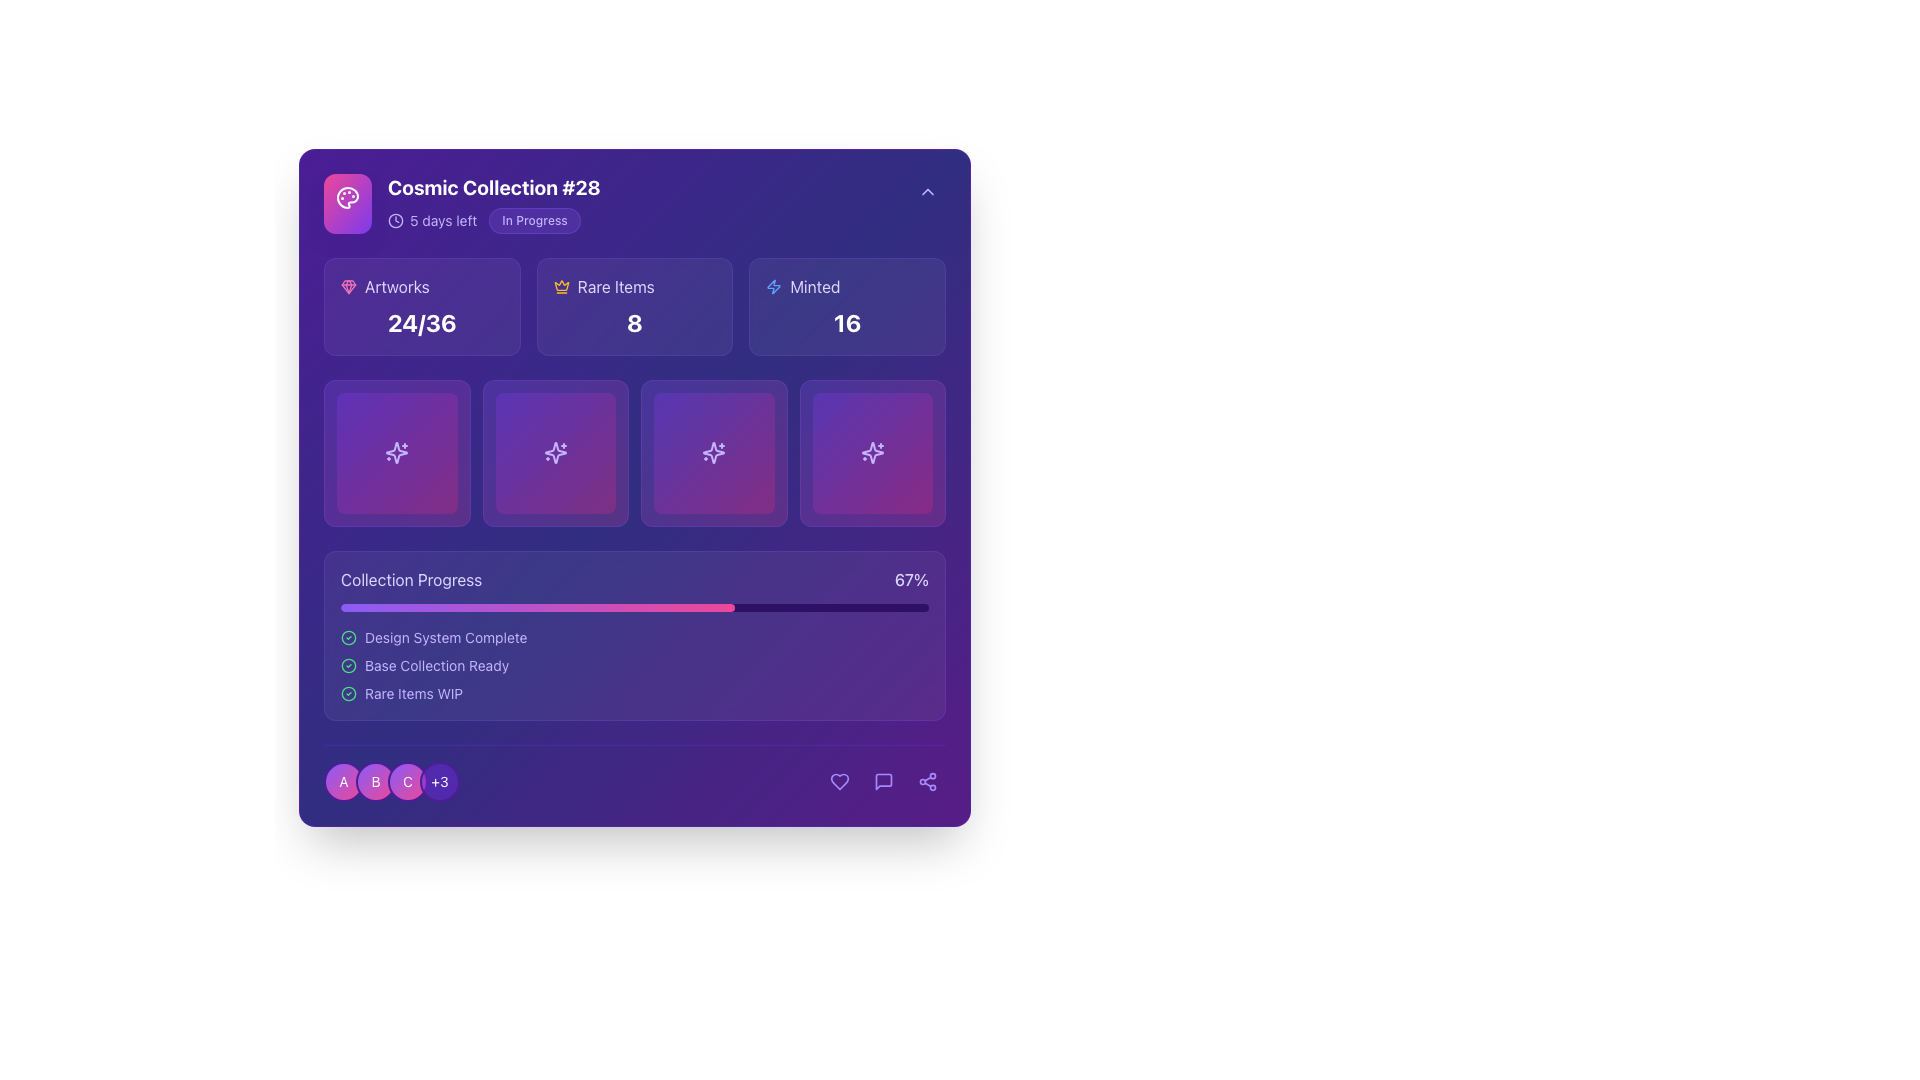  Describe the element at coordinates (421, 322) in the screenshot. I see `the text label displaying '24/36' in bold, large white font located in the 'Artworks' section of the interface` at that location.